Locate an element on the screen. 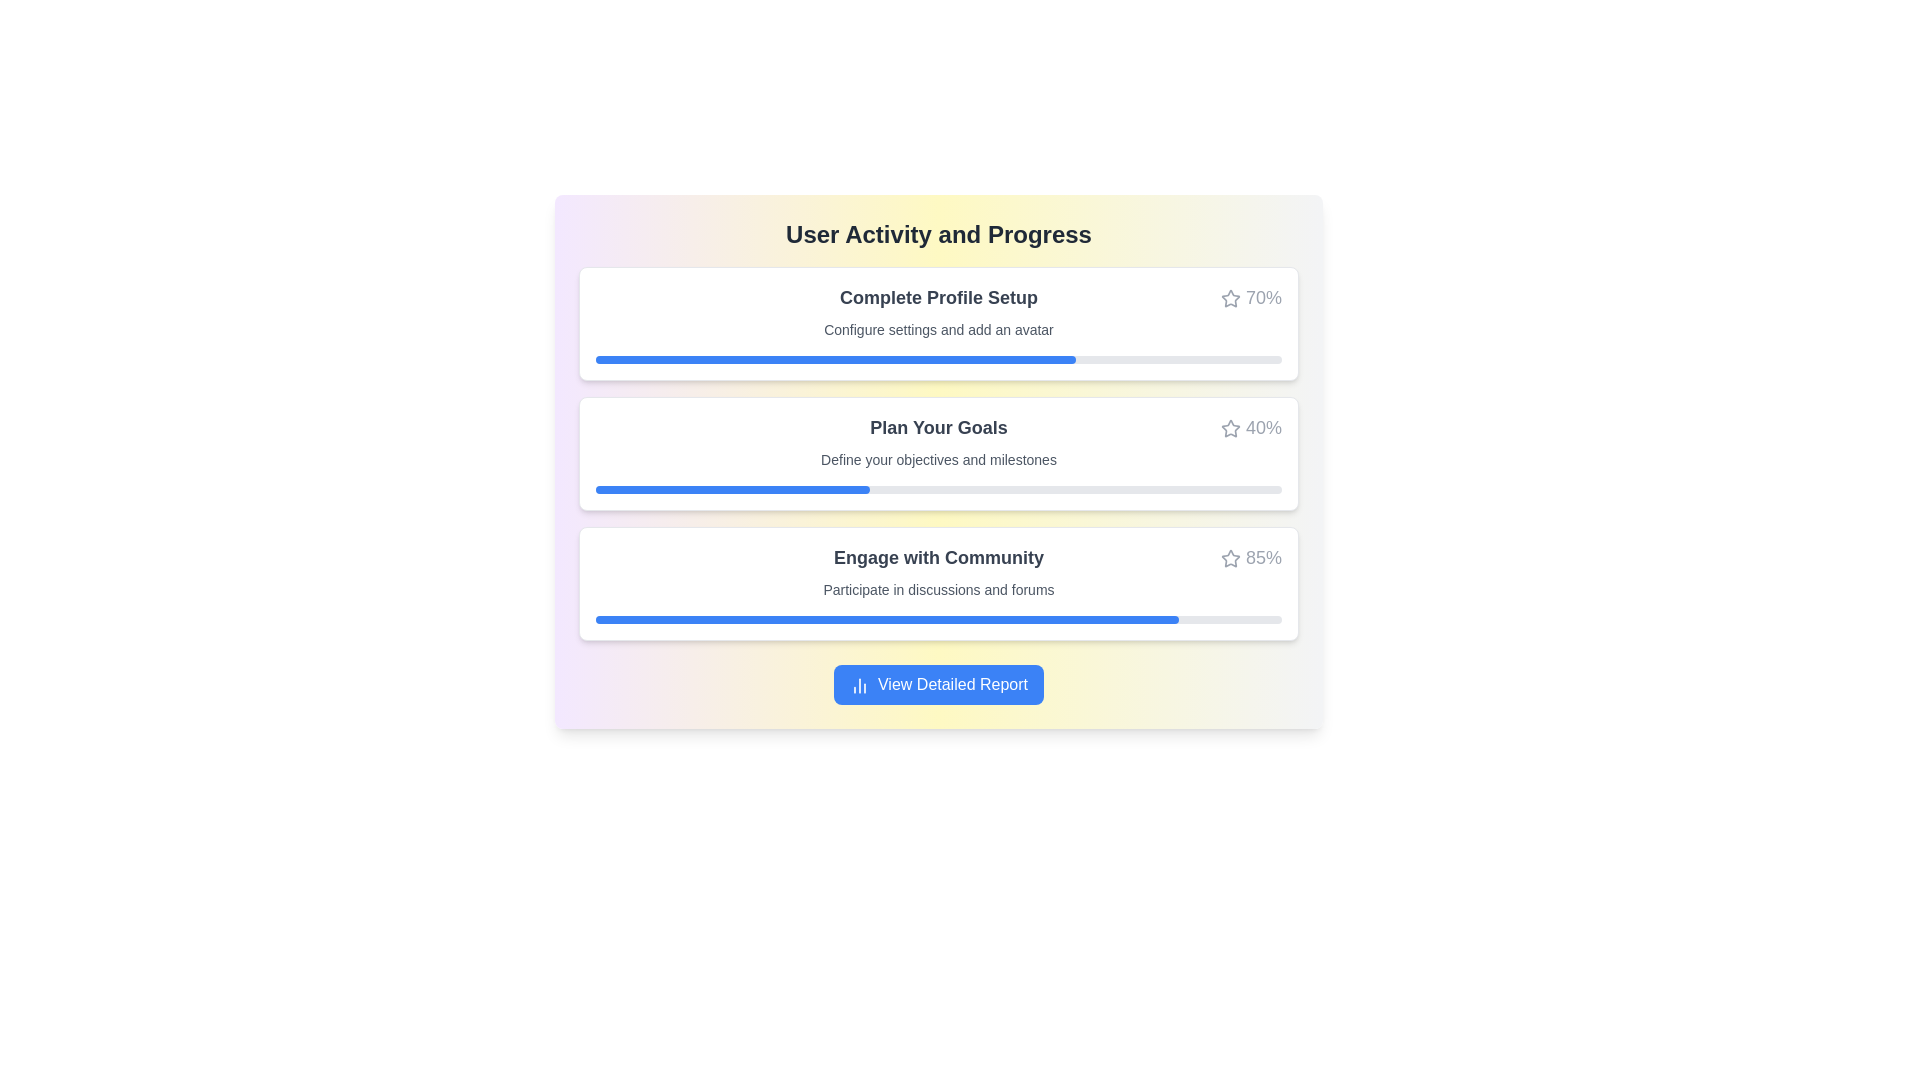 The height and width of the screenshot is (1080, 1920). the progress information list located centrally in the interface, between the 'User Activity and Progress' title and the 'View Detailed Report' button is located at coordinates (938, 454).